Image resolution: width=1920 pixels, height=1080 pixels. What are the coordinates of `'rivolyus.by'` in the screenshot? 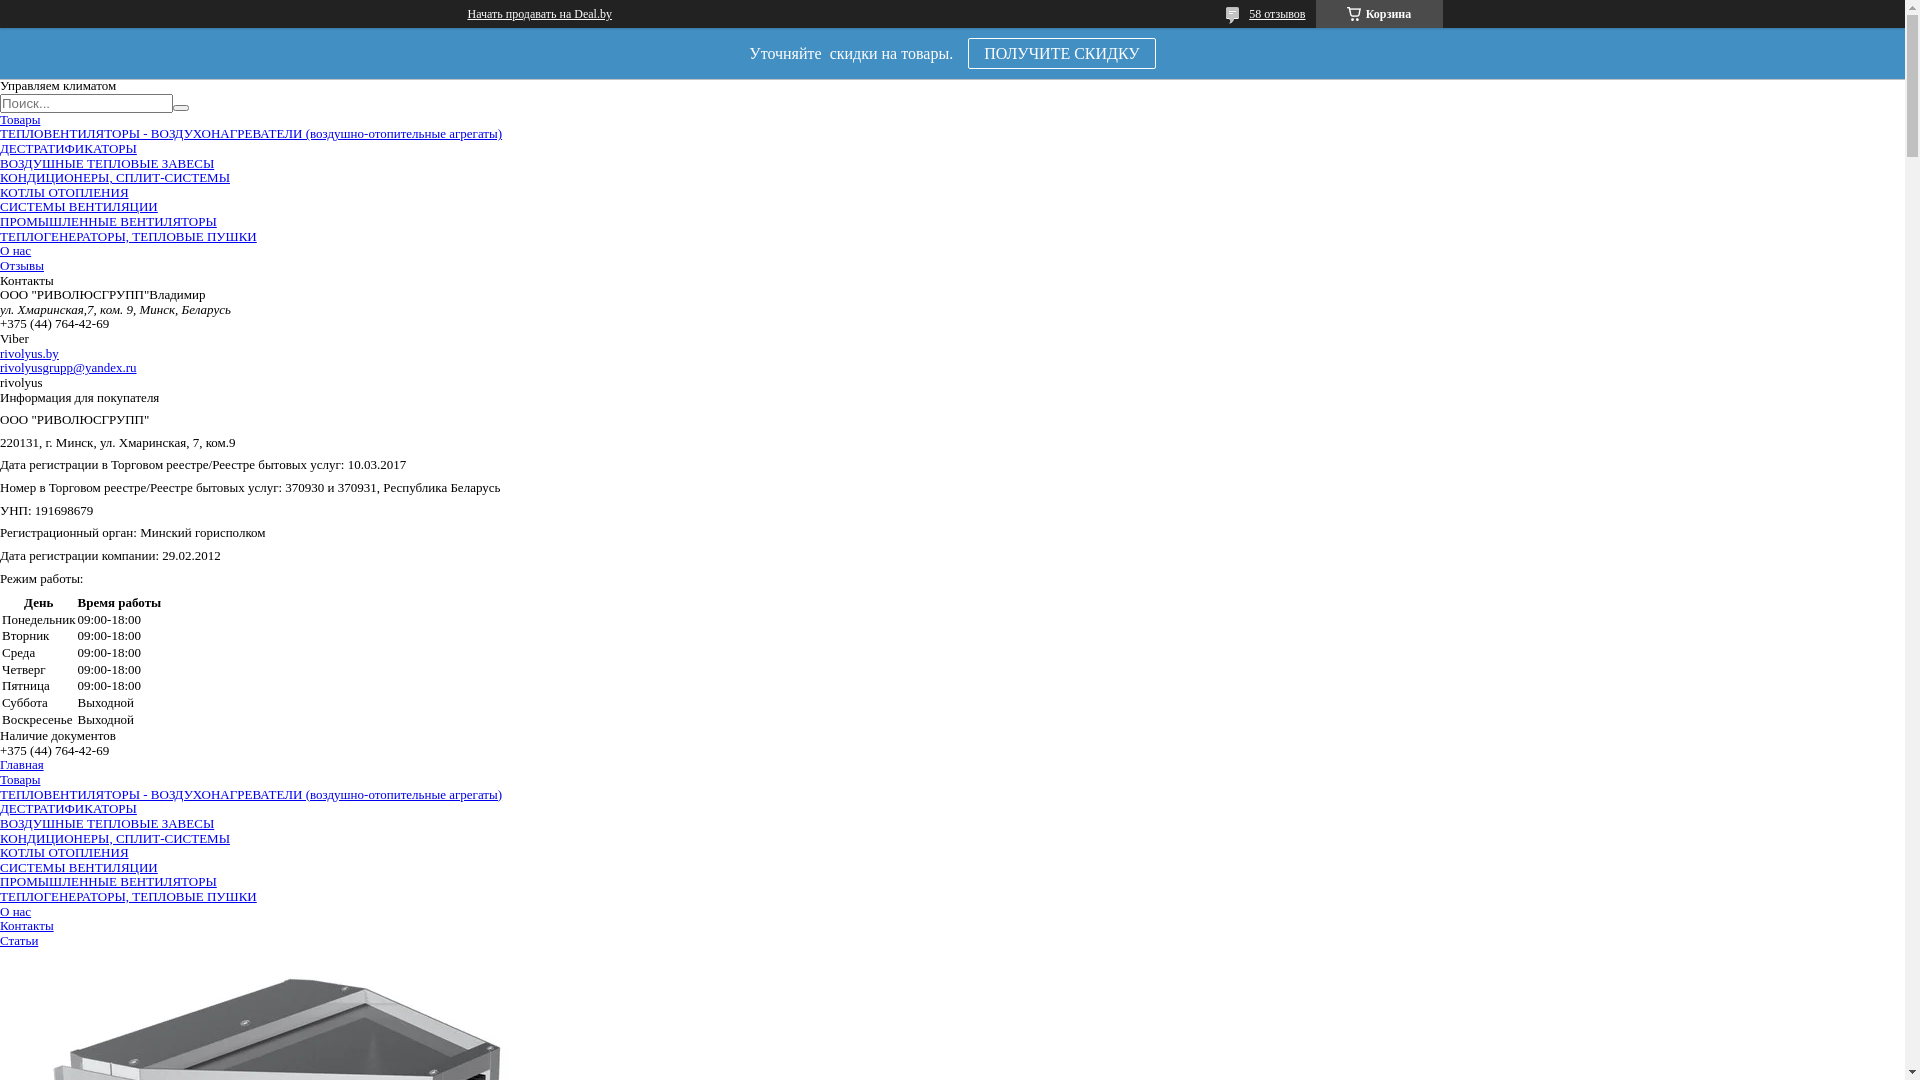 It's located at (29, 352).